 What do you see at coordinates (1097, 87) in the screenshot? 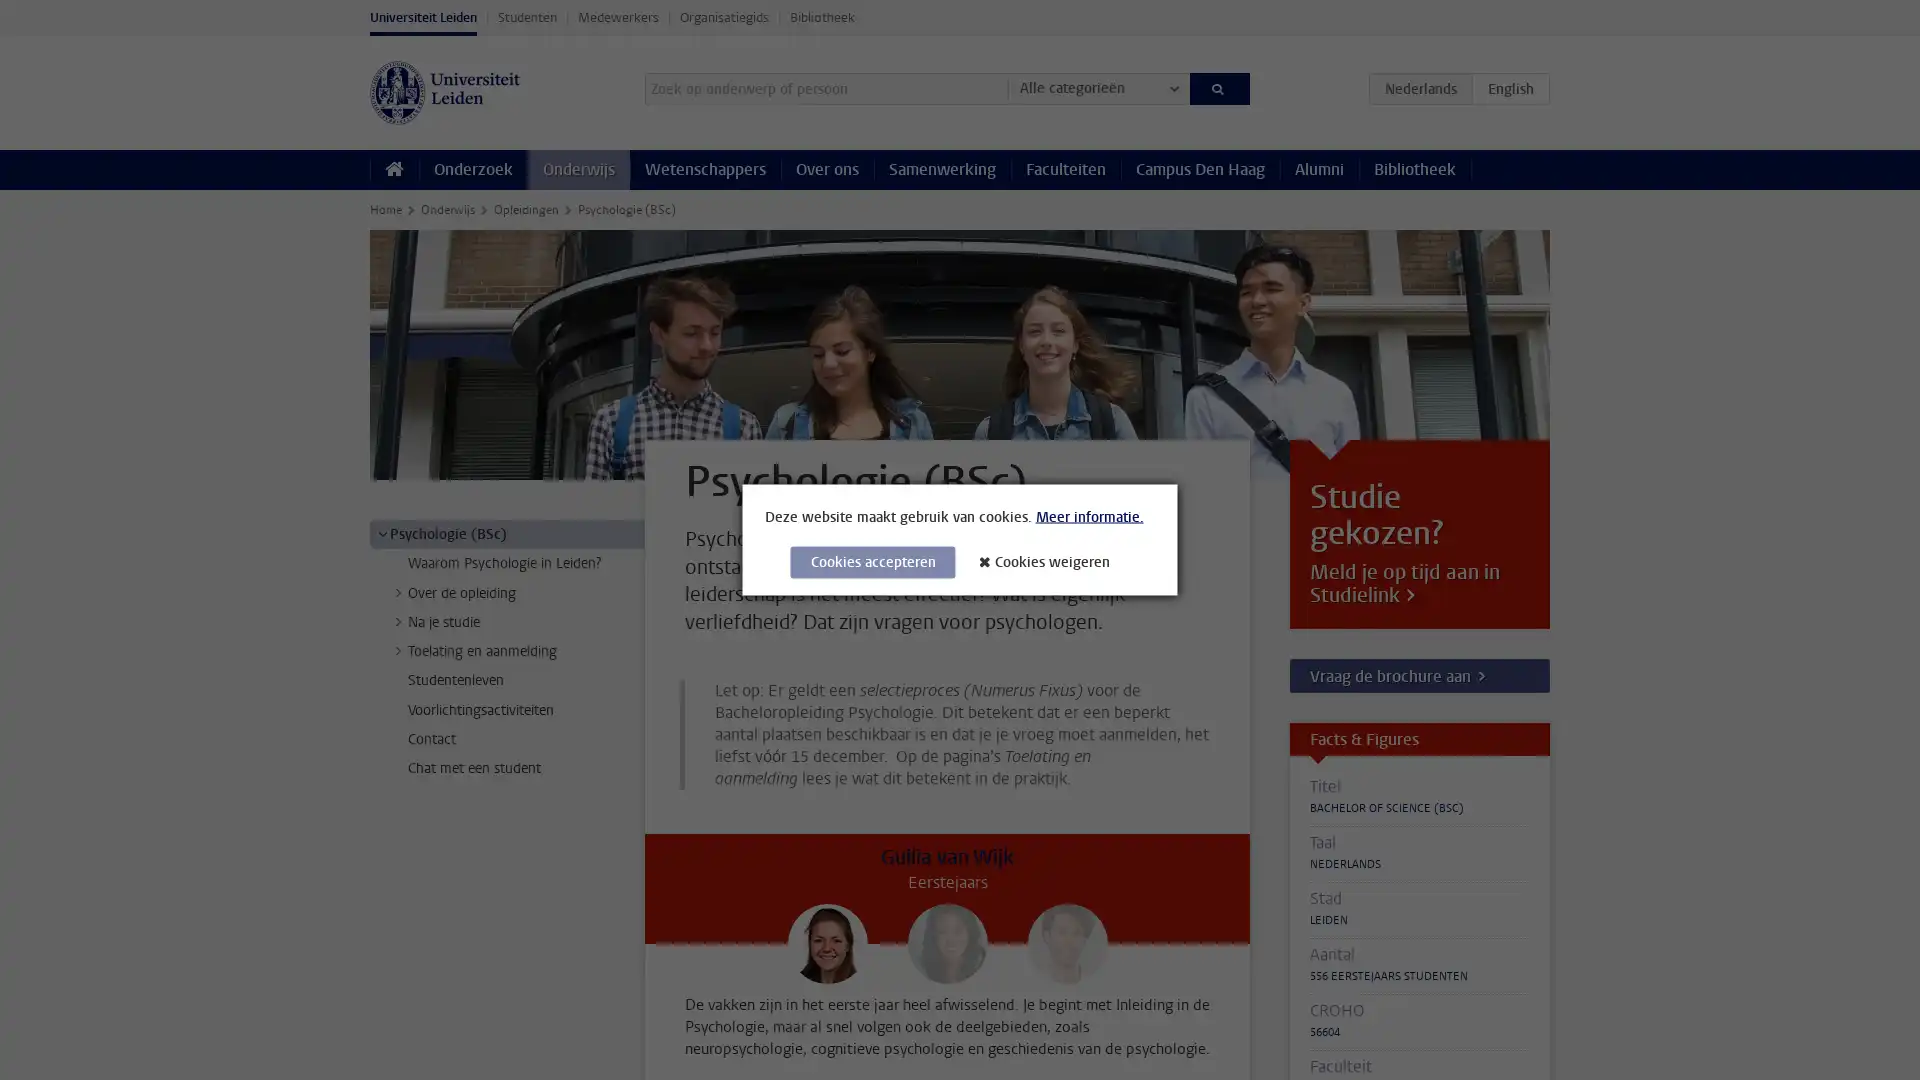
I see `Alle categorieen` at bounding box center [1097, 87].